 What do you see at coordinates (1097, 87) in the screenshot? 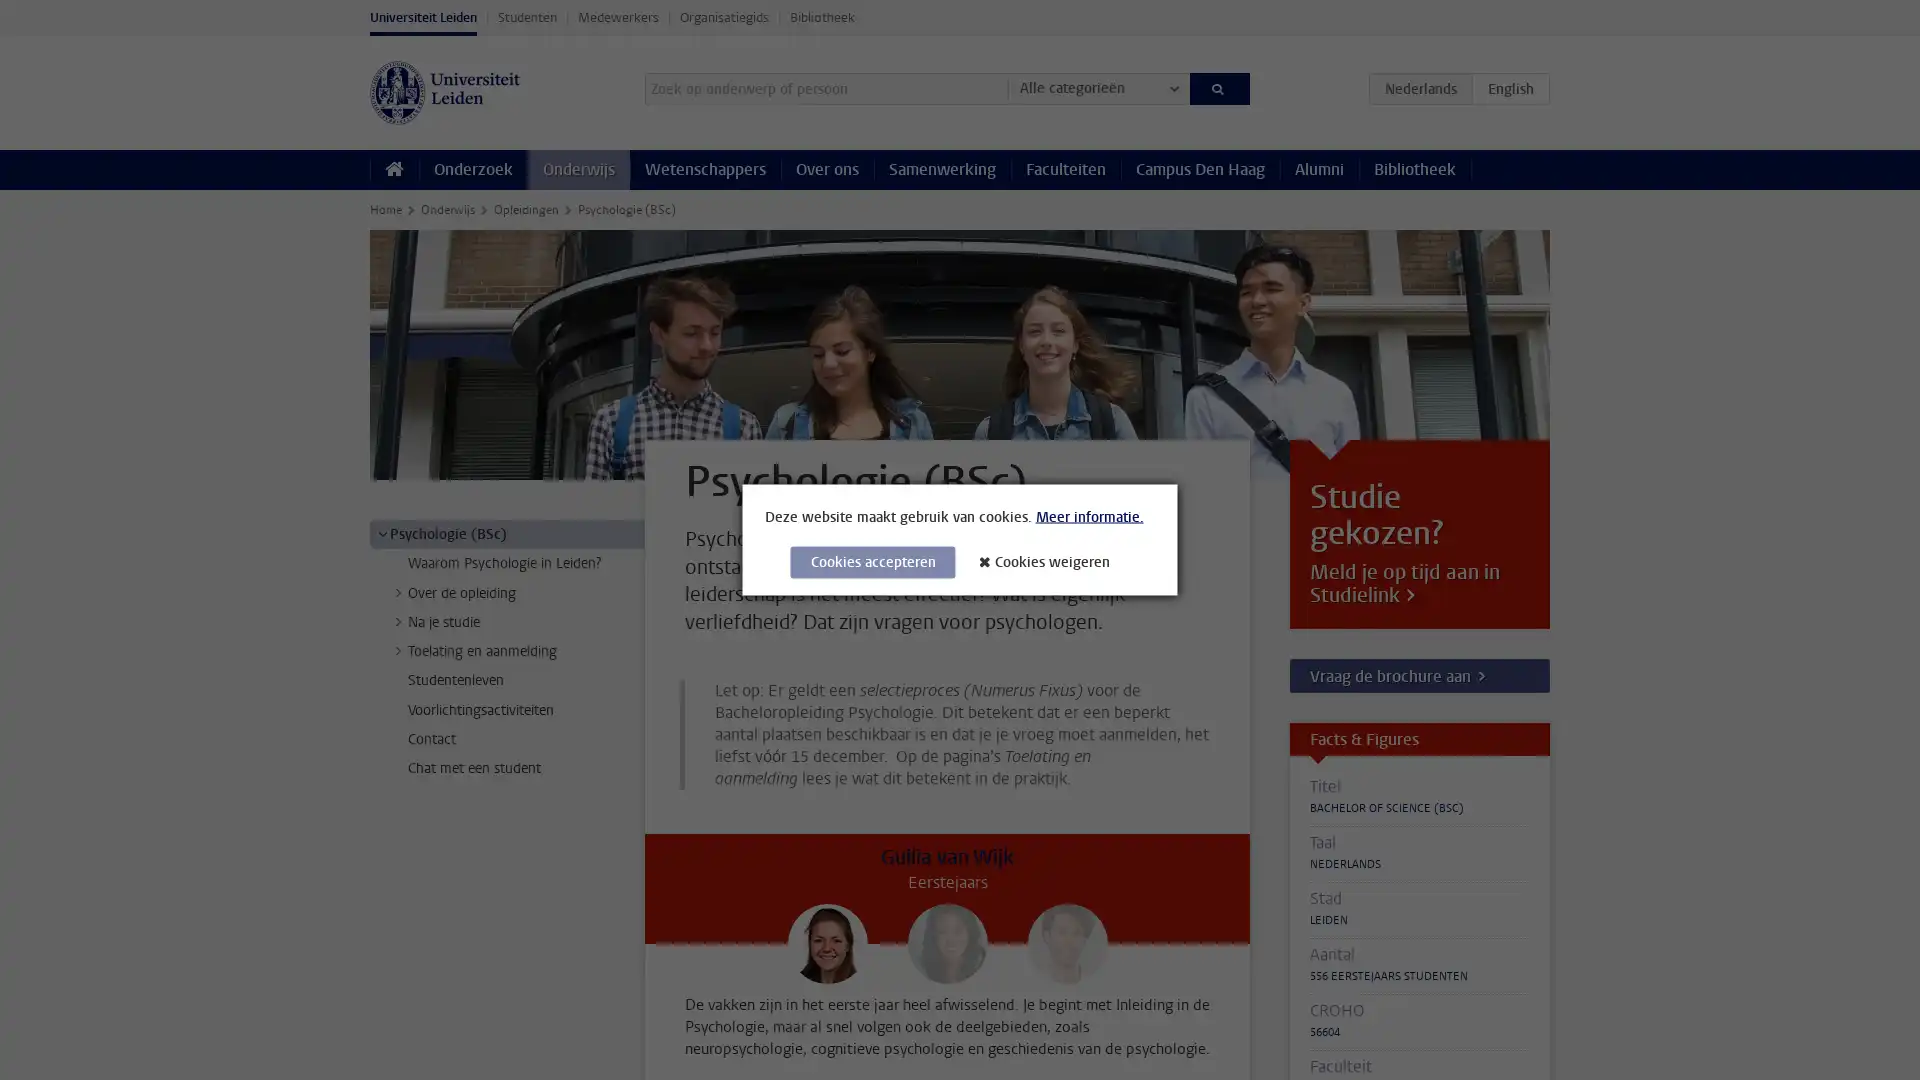
I see `Alle categorieen` at bounding box center [1097, 87].